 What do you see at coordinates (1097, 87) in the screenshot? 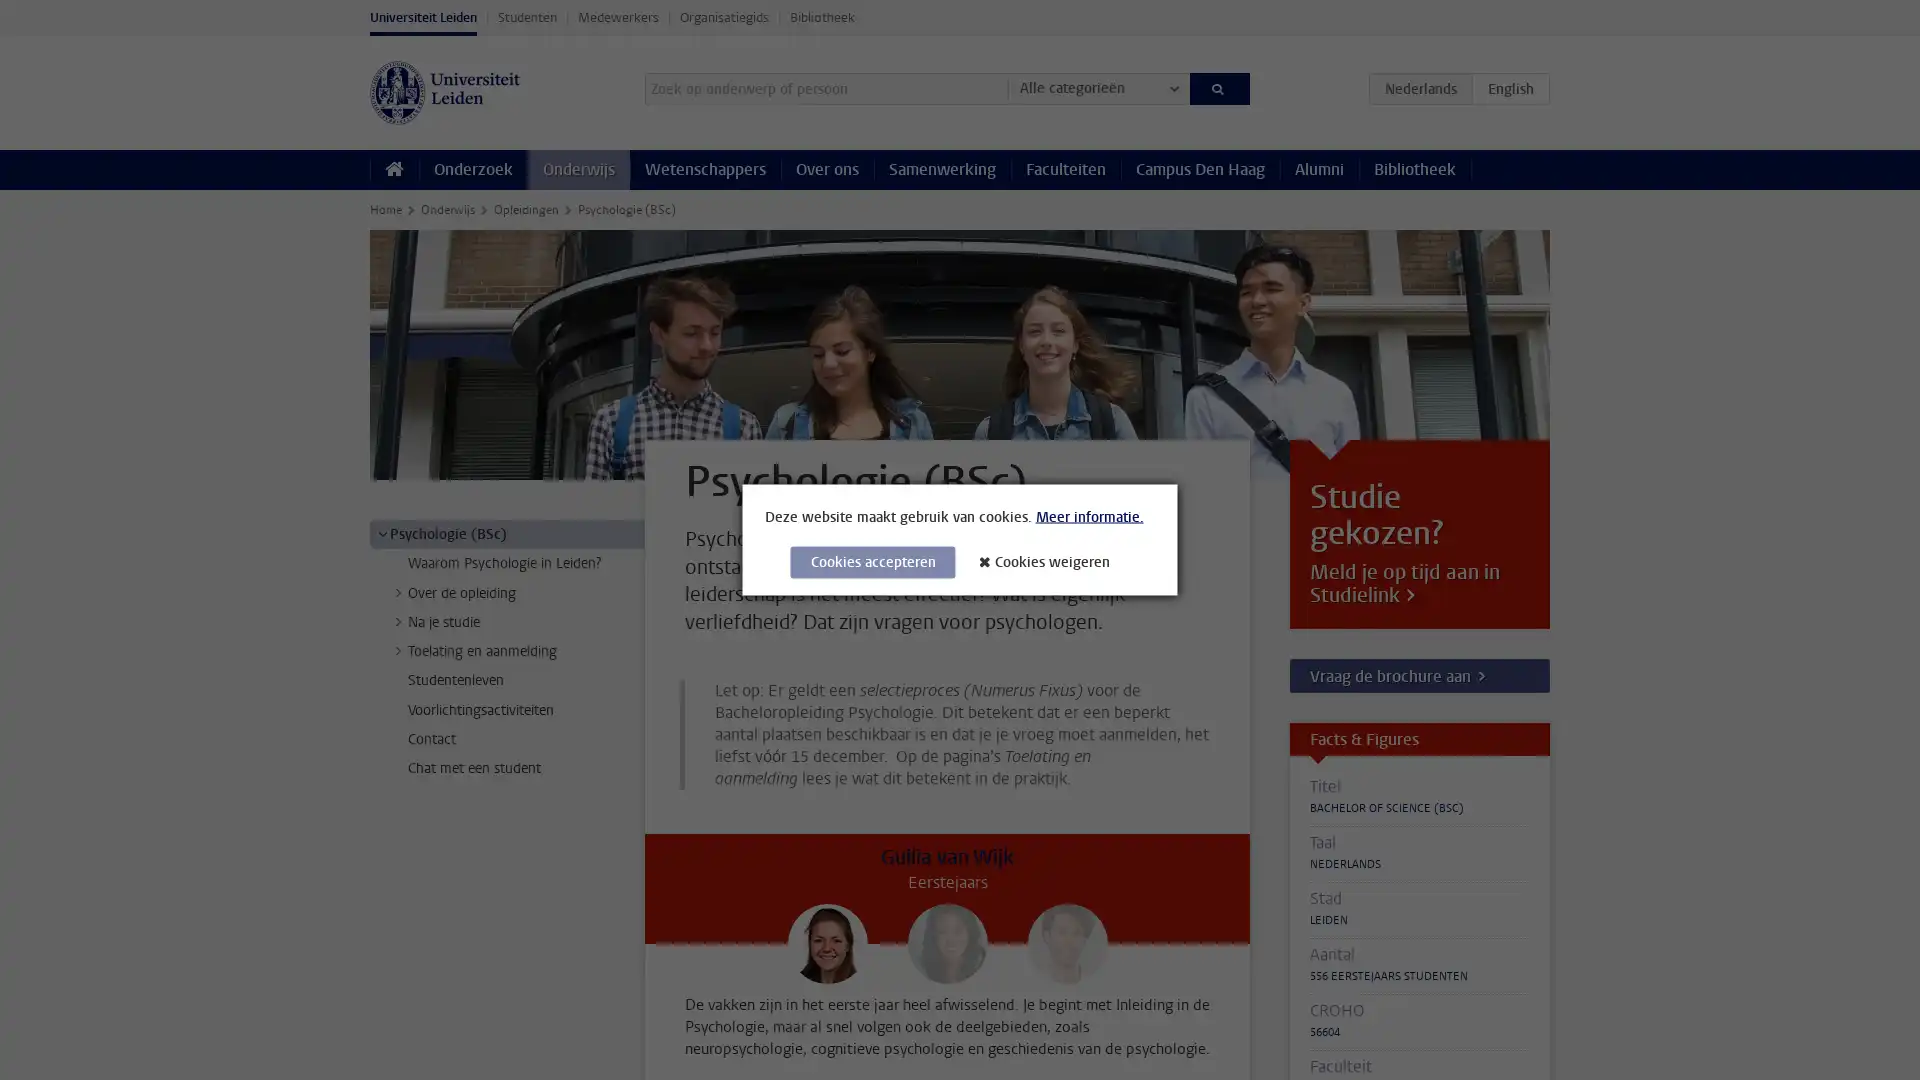
I see `Alle categorieen` at bounding box center [1097, 87].